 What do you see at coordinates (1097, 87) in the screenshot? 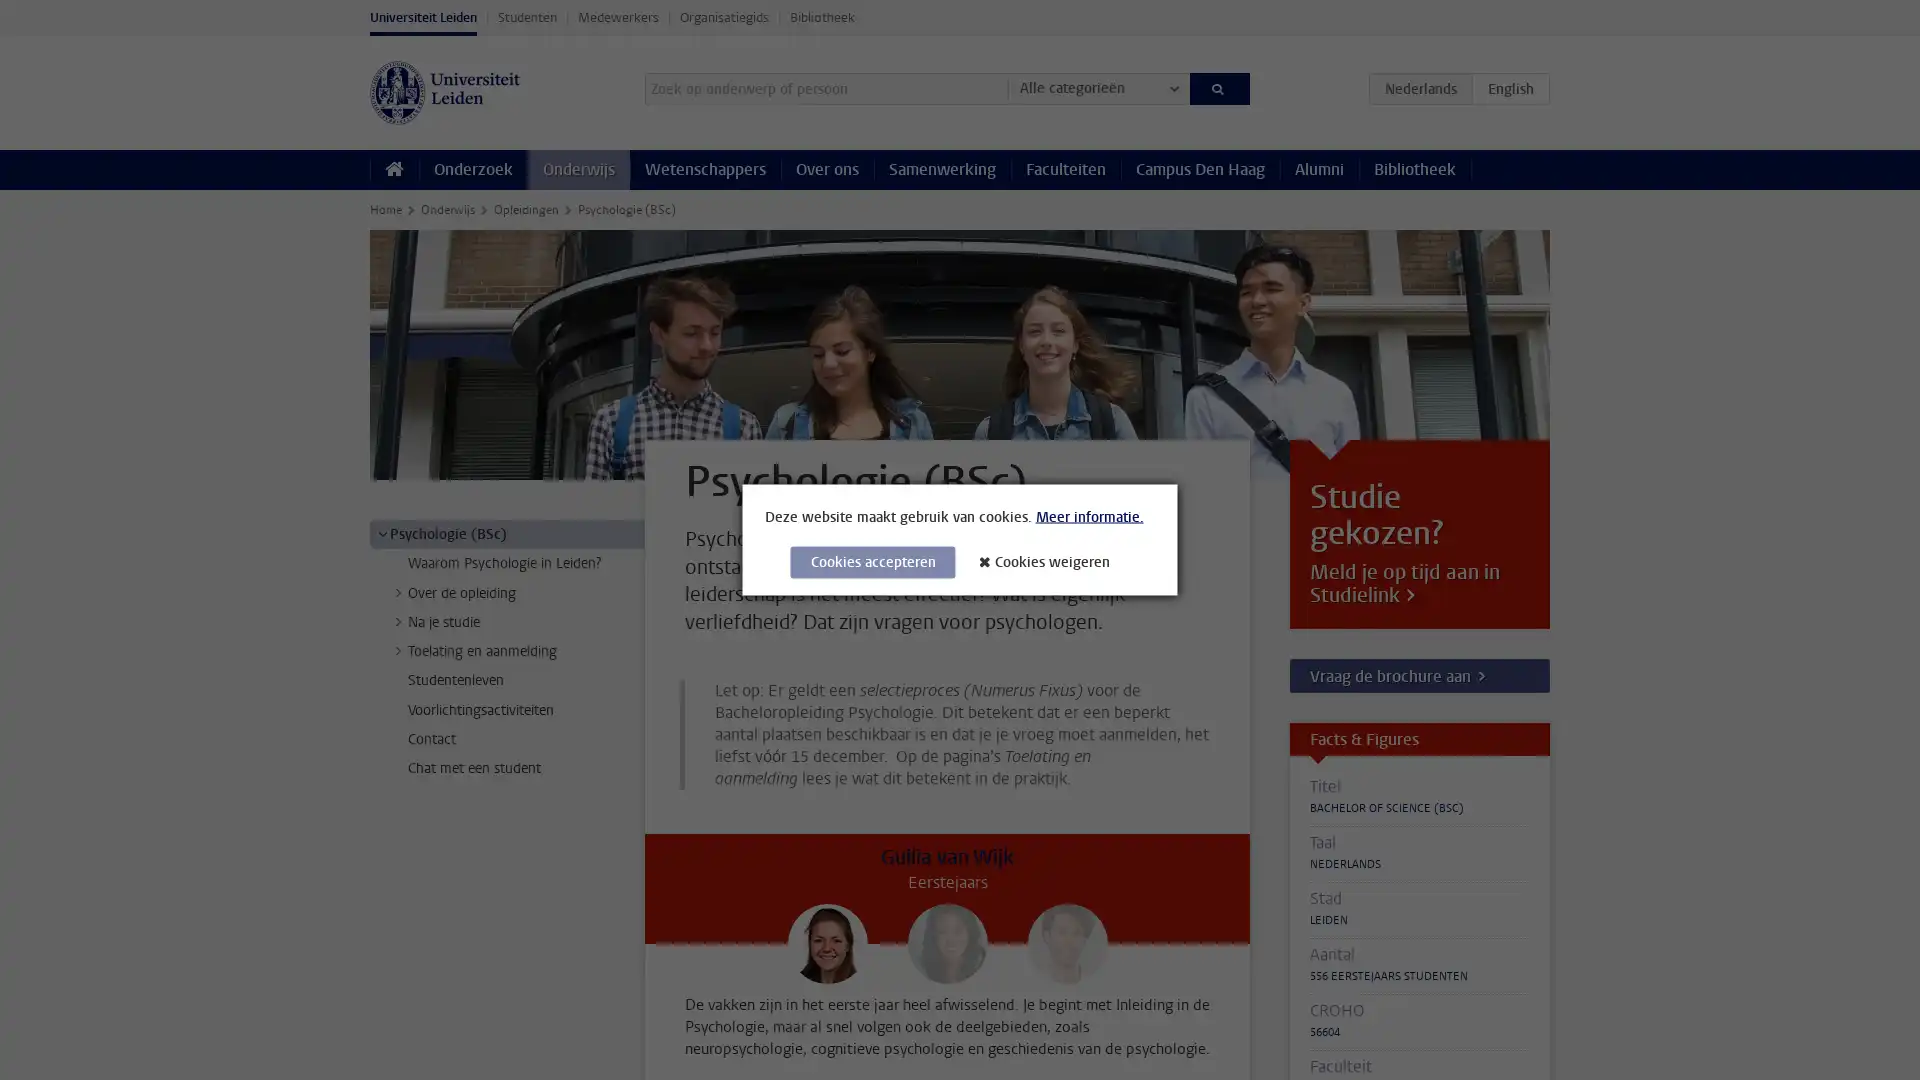
I see `Alle categorieen` at bounding box center [1097, 87].